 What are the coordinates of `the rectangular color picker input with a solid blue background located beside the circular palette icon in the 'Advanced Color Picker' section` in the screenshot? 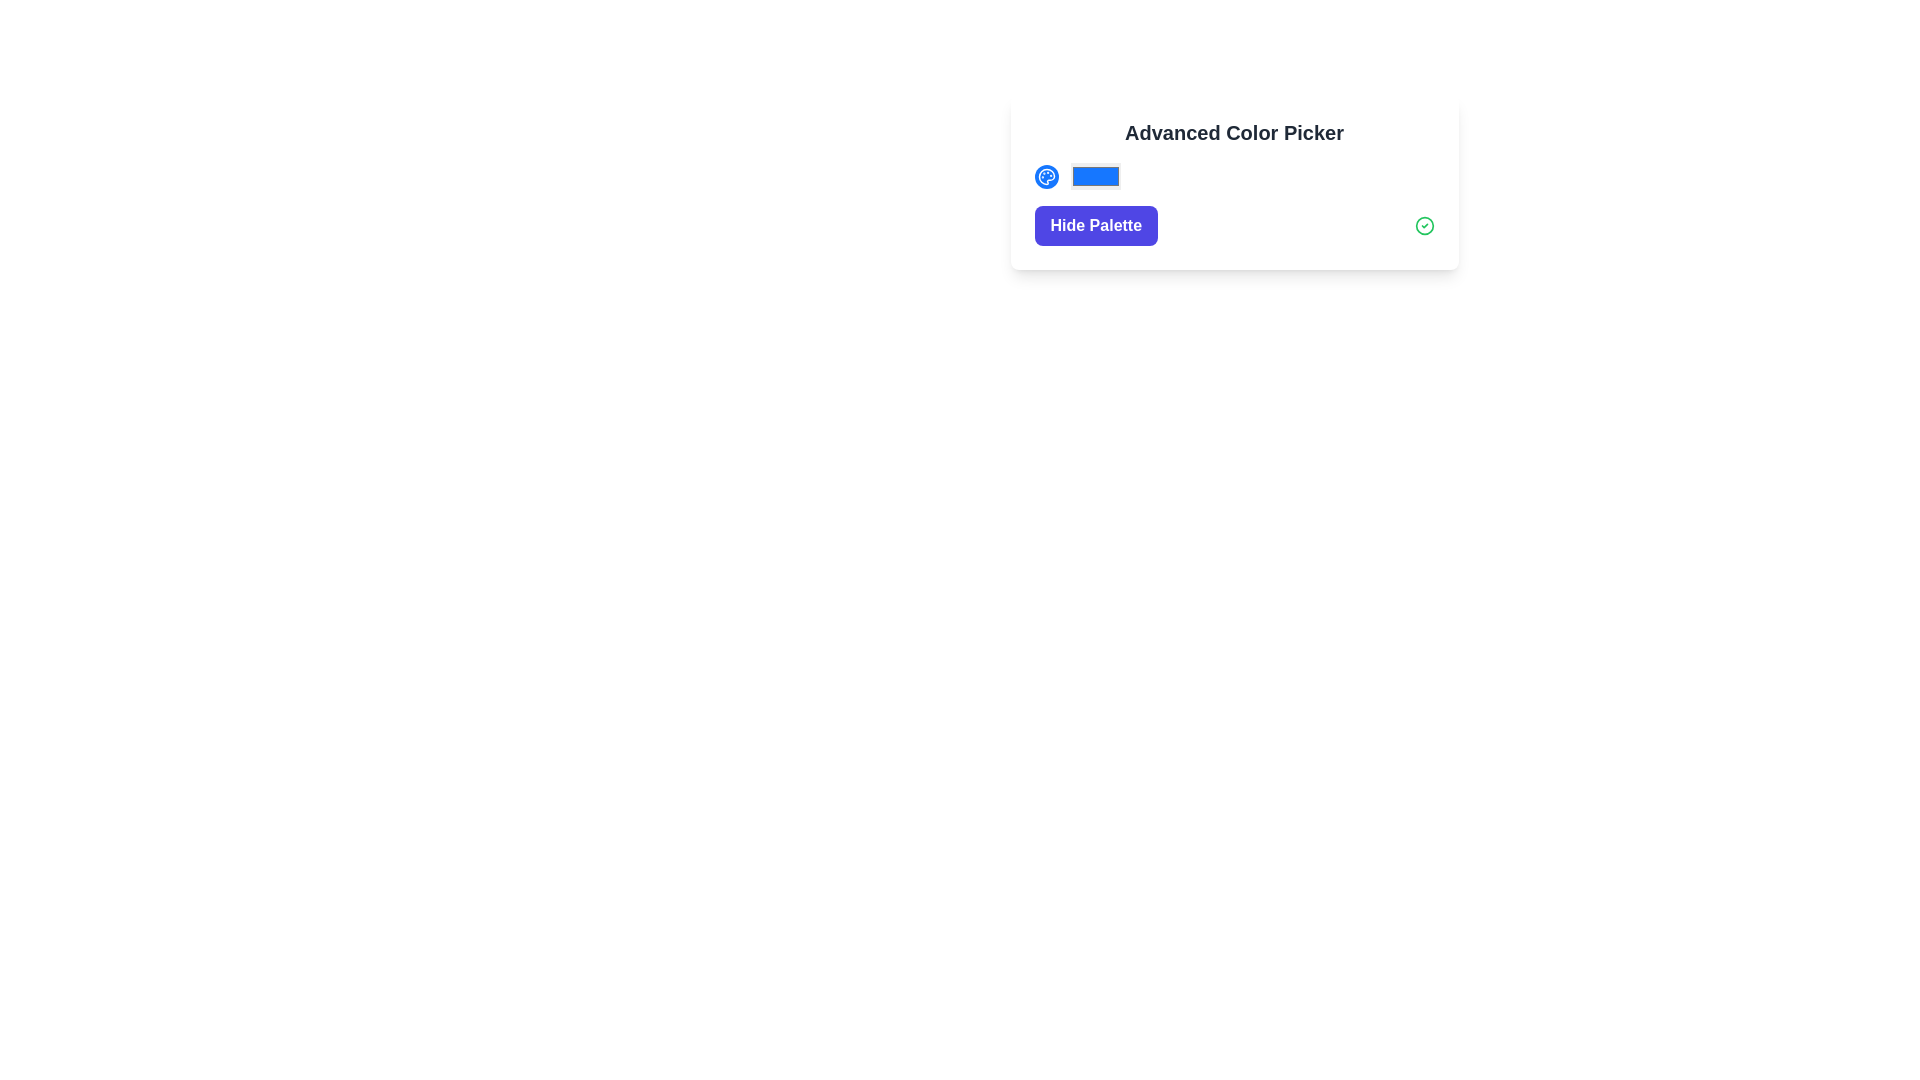 It's located at (1094, 175).